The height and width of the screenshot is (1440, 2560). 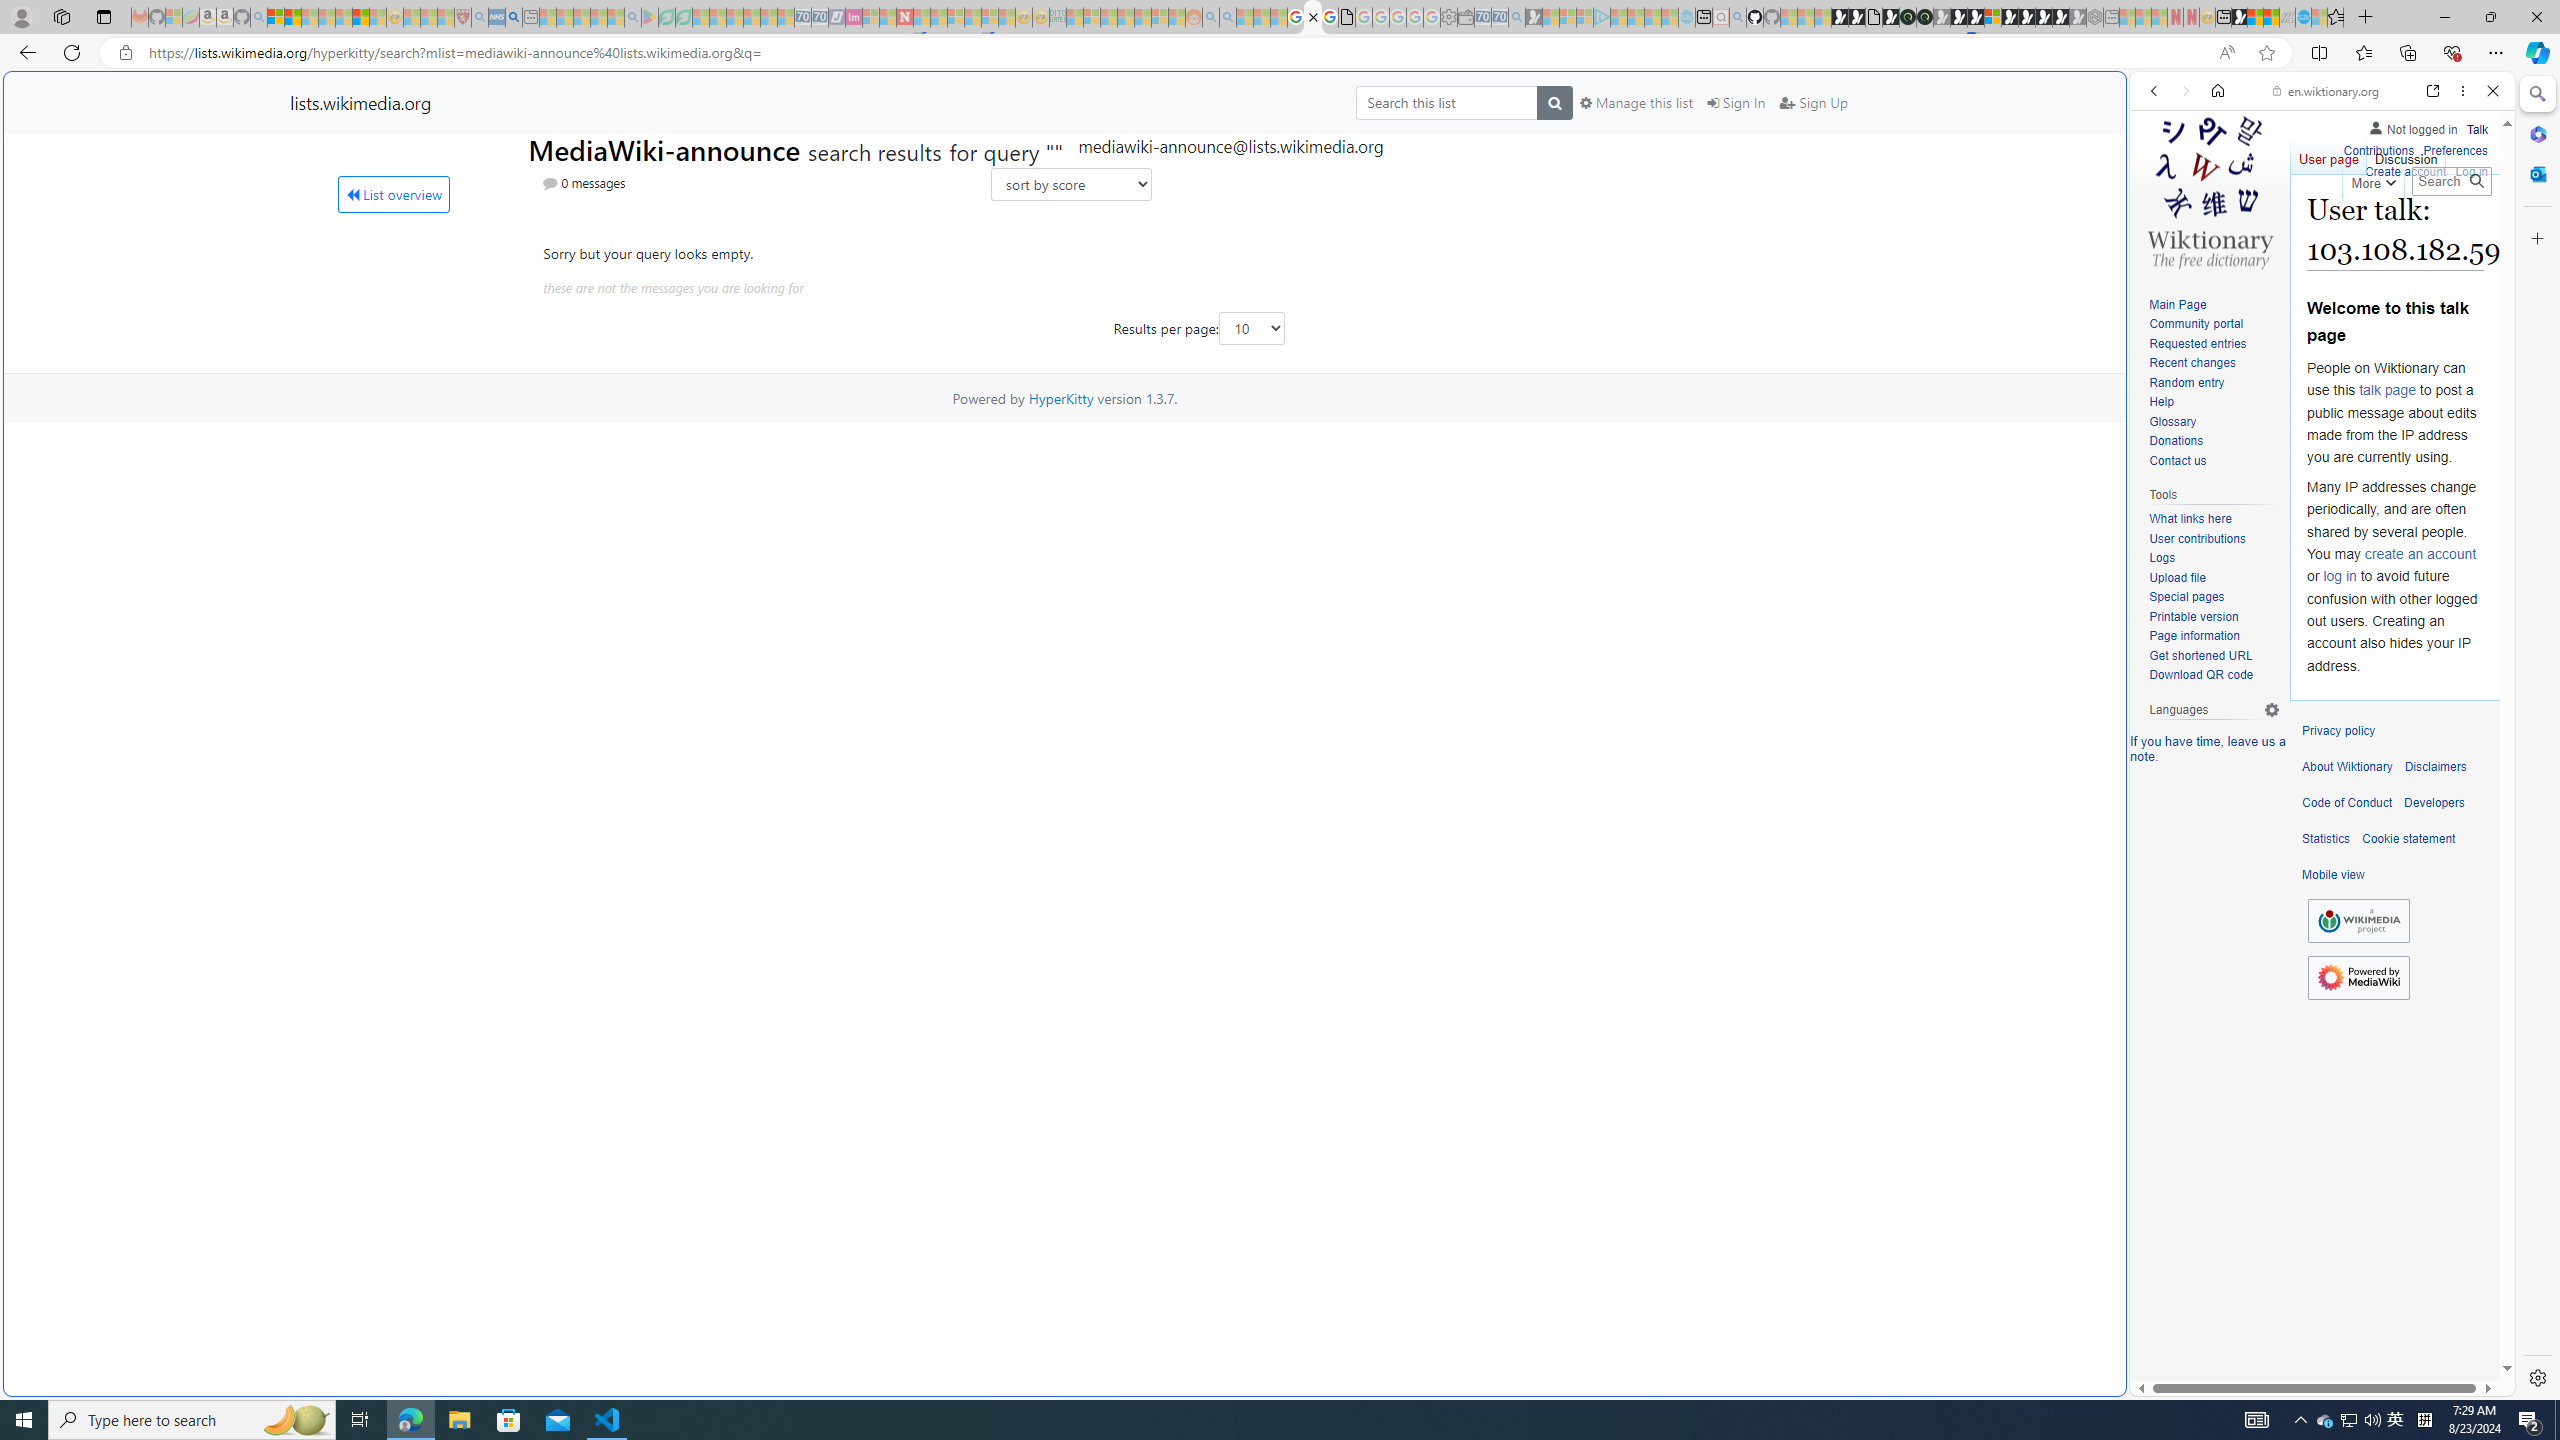 What do you see at coordinates (2475, 129) in the screenshot?
I see `'Talk'` at bounding box center [2475, 129].